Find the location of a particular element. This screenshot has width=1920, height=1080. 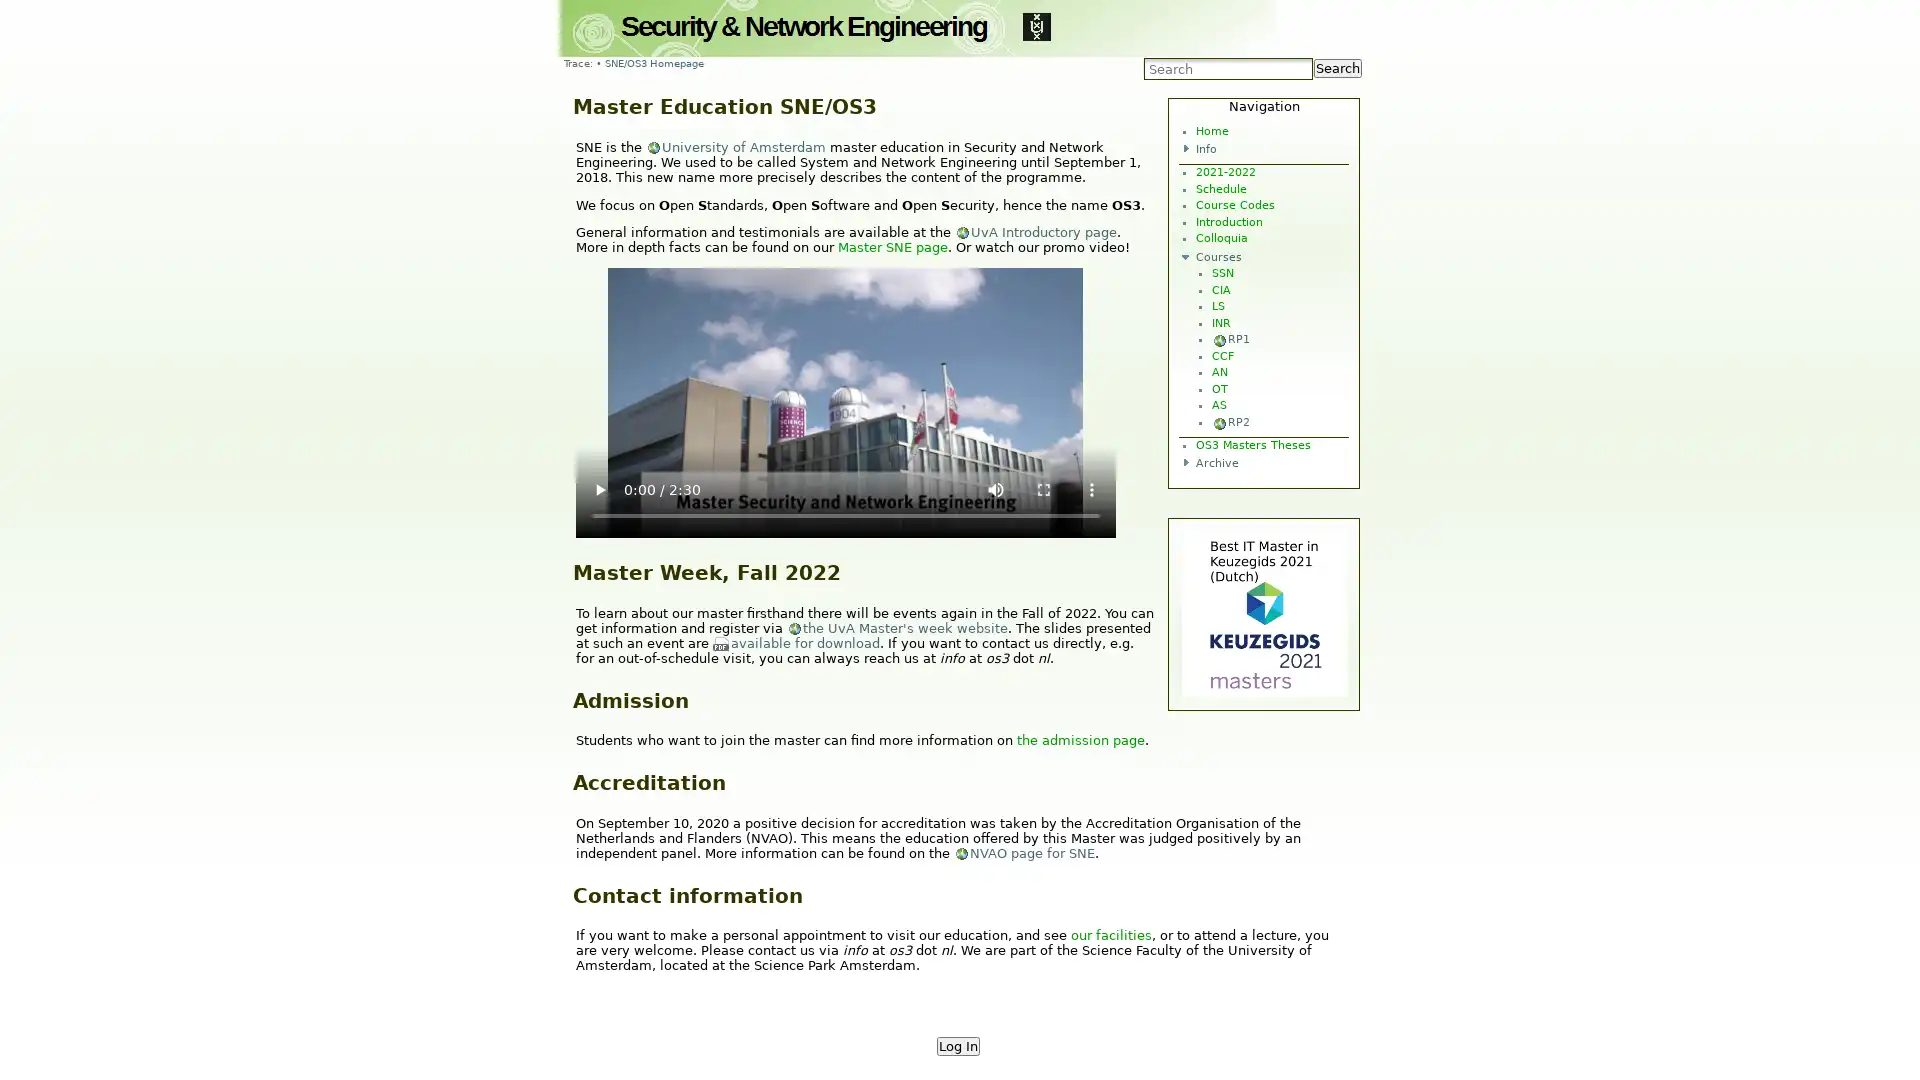

Search is located at coordinates (1338, 66).